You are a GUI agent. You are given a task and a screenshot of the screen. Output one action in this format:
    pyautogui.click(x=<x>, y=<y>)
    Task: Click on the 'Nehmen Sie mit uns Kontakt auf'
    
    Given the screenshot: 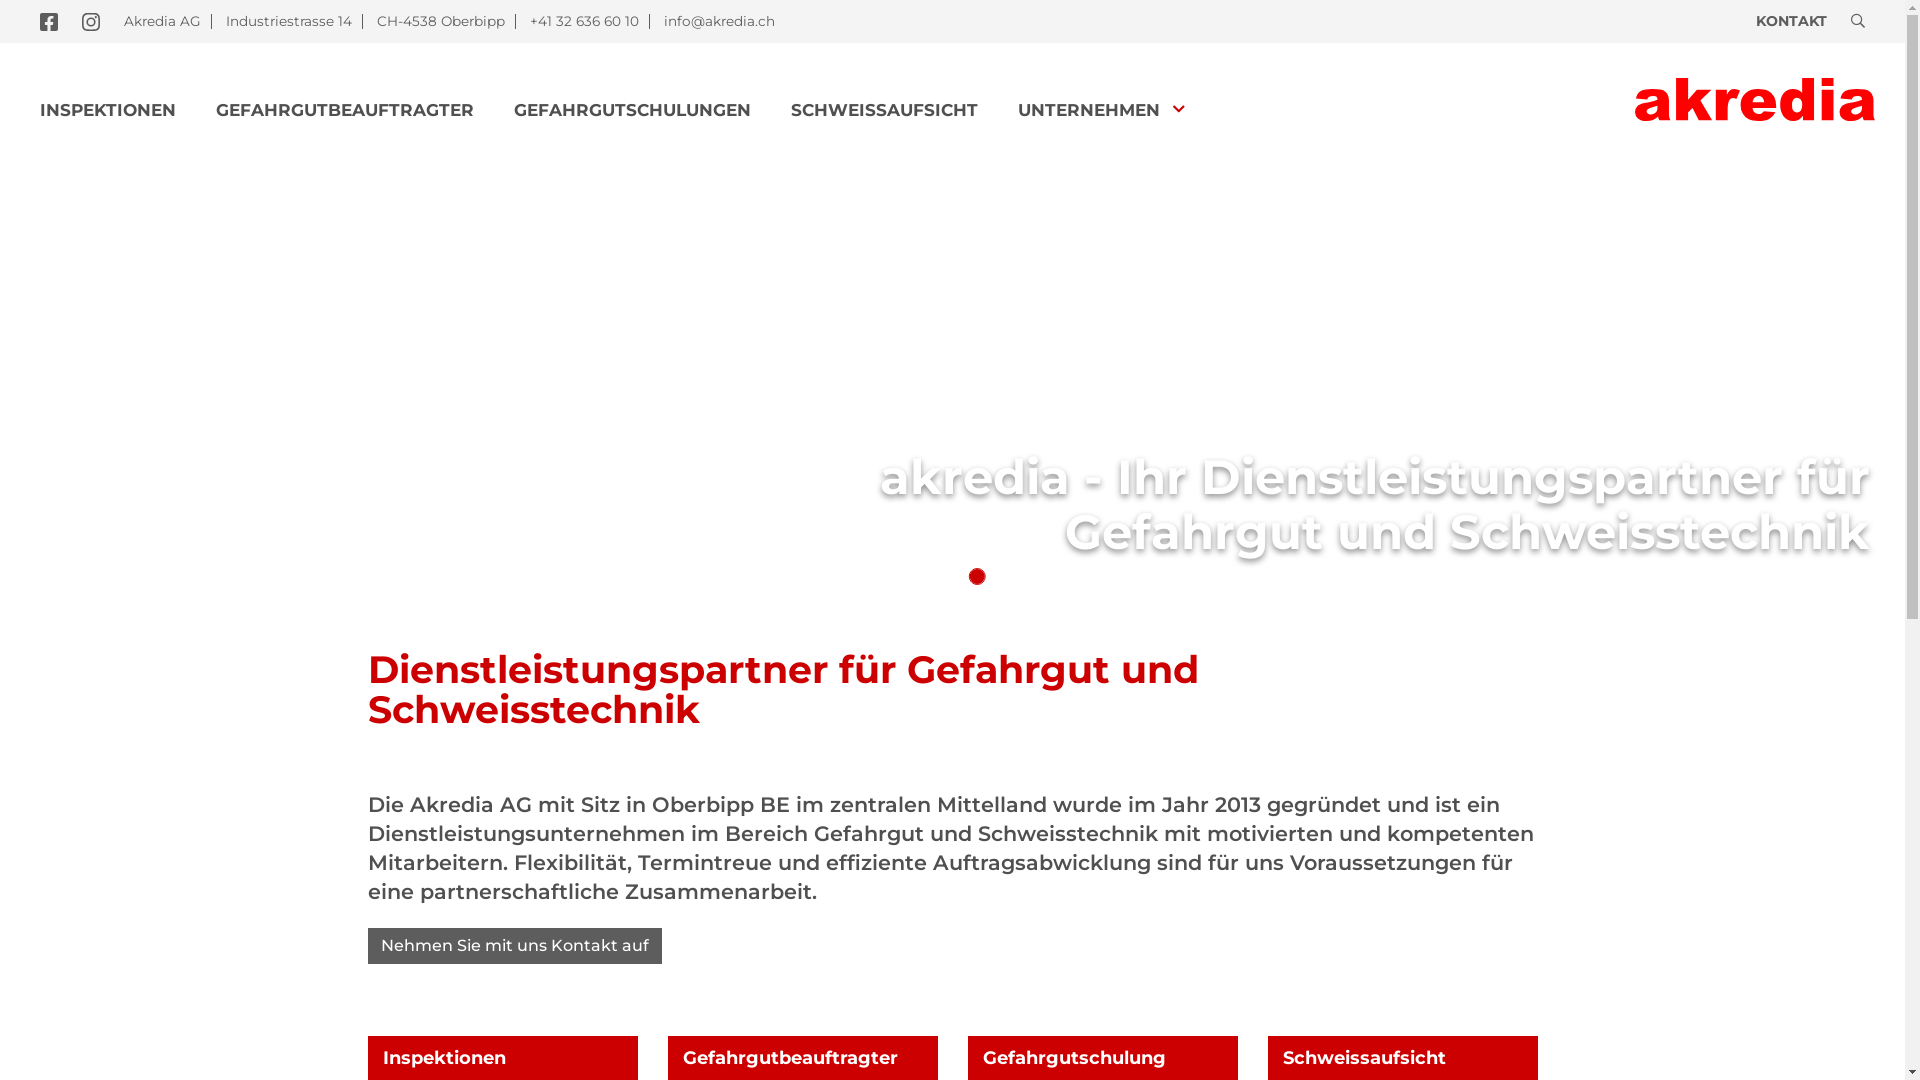 What is the action you would take?
    pyautogui.click(x=514, y=945)
    